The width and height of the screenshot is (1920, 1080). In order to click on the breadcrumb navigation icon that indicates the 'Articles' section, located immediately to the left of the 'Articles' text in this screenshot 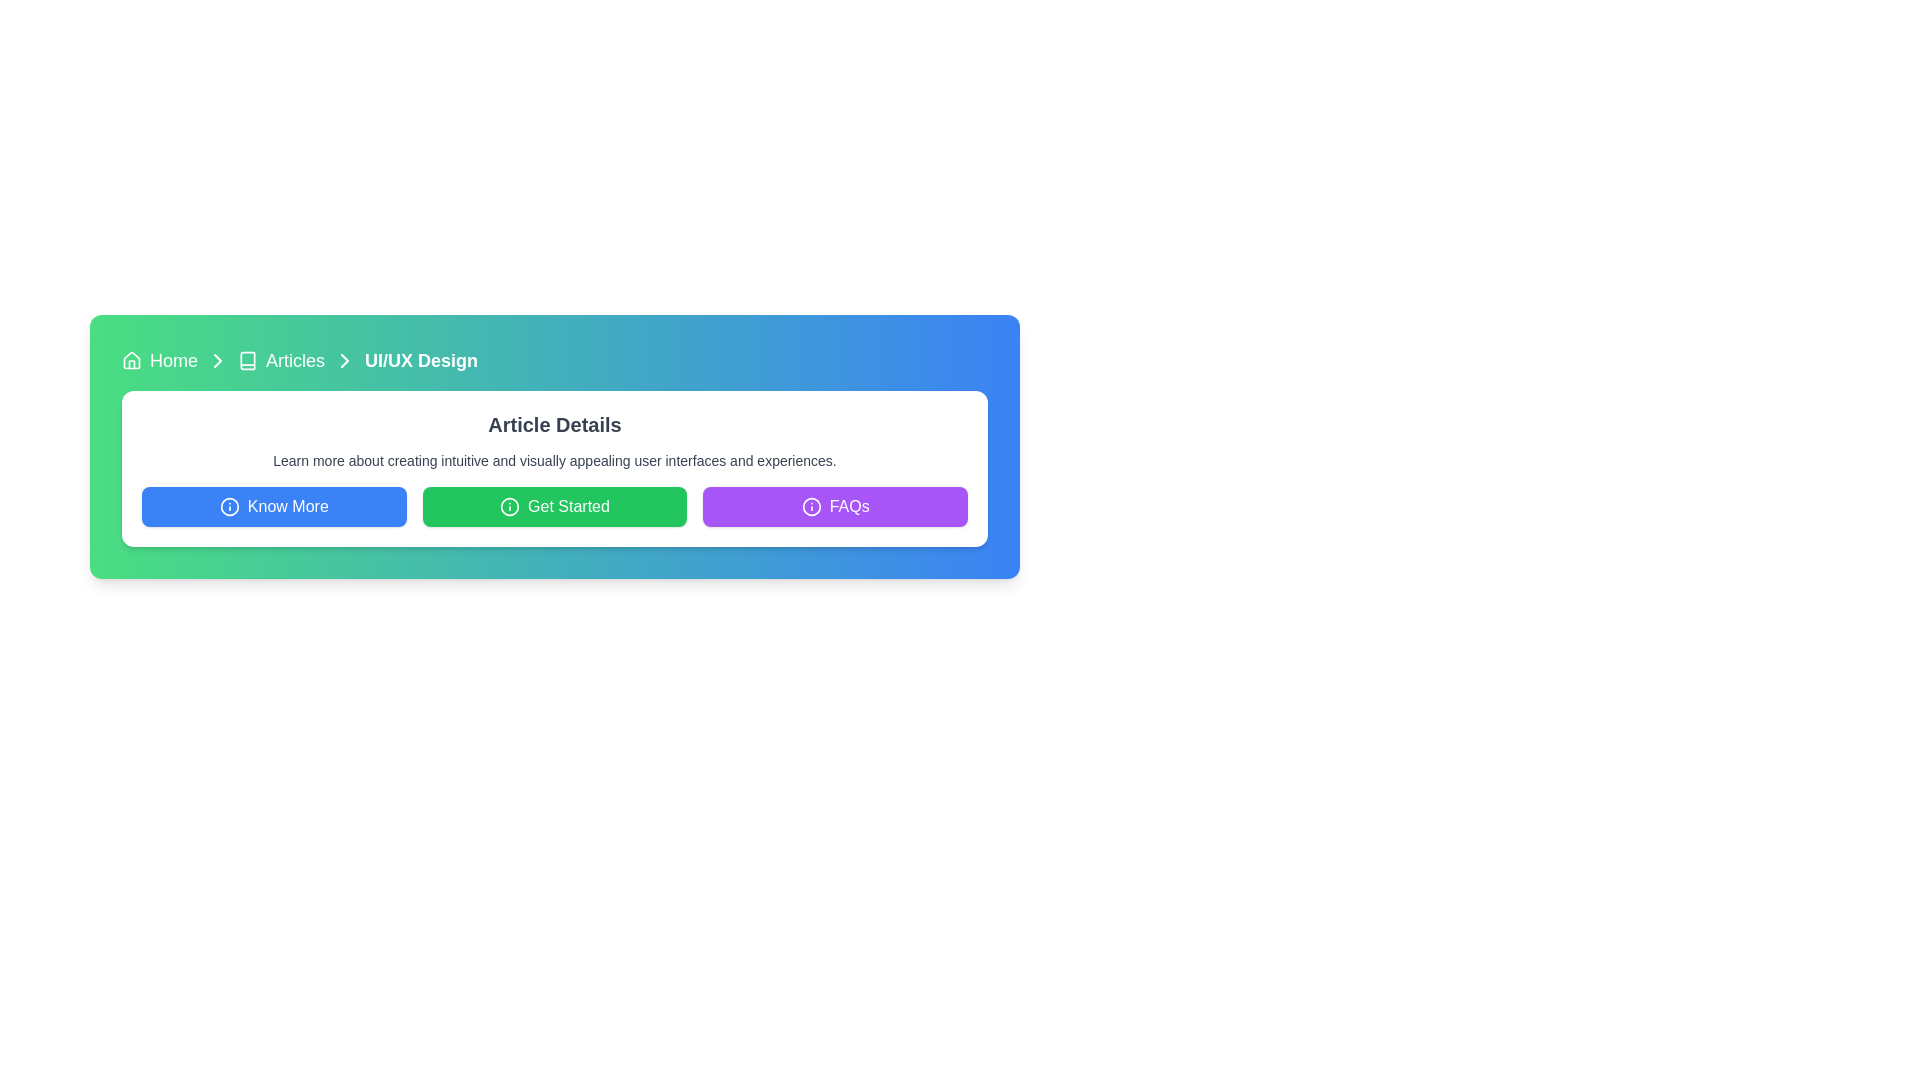, I will do `click(247, 361)`.